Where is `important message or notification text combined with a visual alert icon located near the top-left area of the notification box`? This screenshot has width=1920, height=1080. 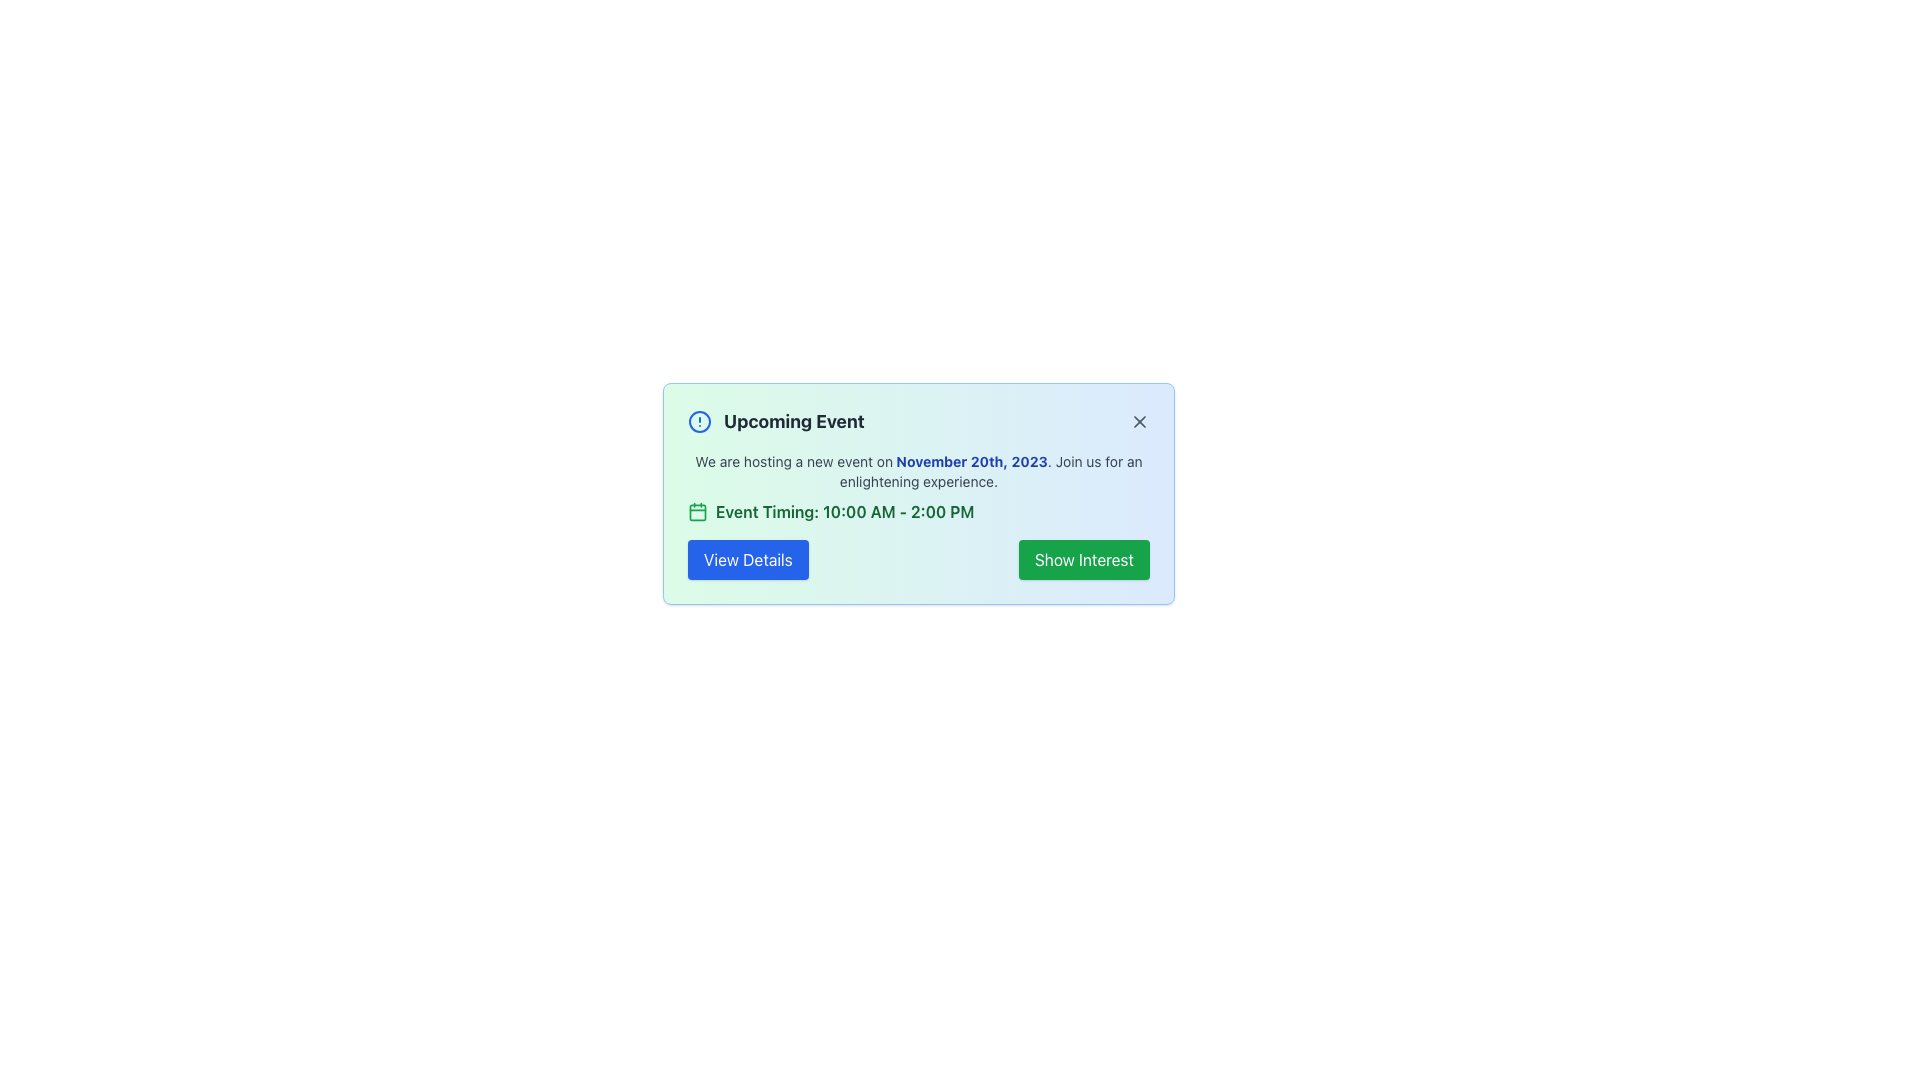
important message or notification text combined with a visual alert icon located near the top-left area of the notification box is located at coordinates (775, 420).